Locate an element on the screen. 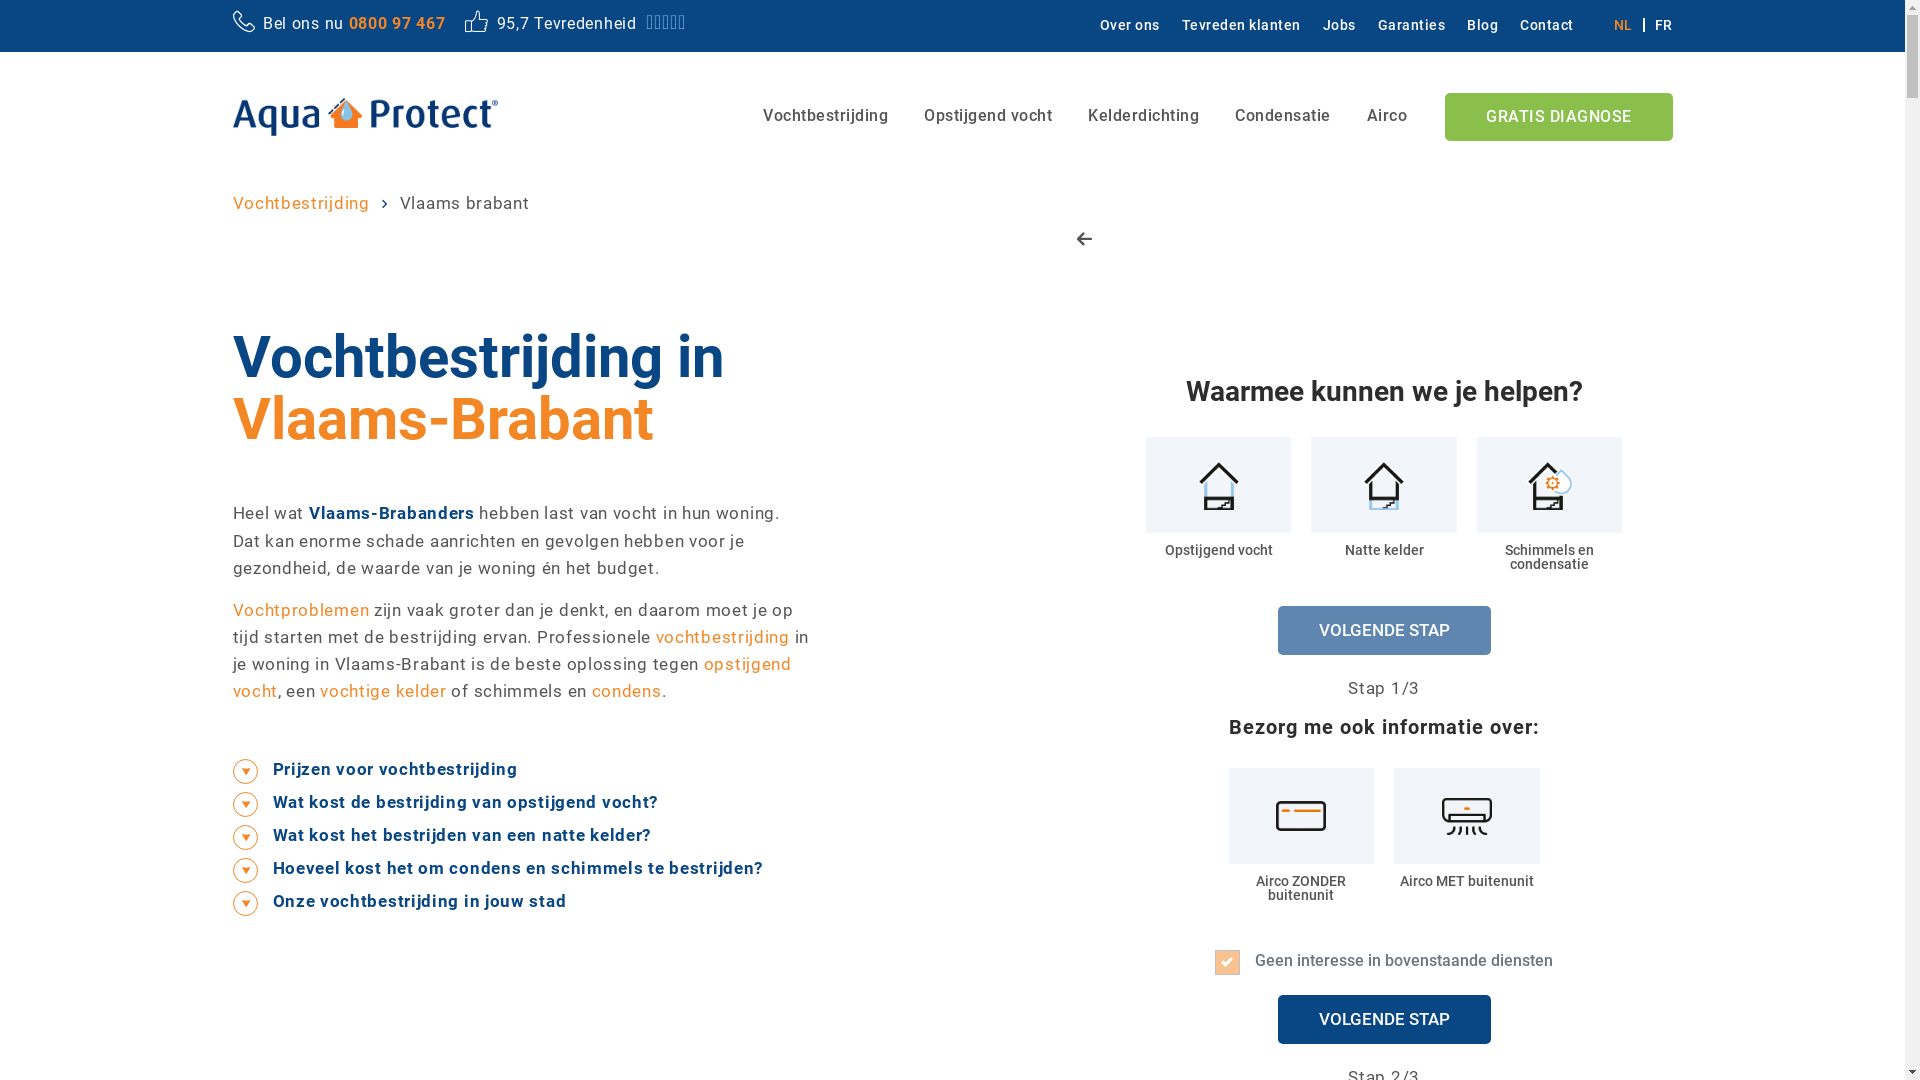  'Home - Aqua Protect, Vochtbestrijding' is located at coordinates (364, 117).